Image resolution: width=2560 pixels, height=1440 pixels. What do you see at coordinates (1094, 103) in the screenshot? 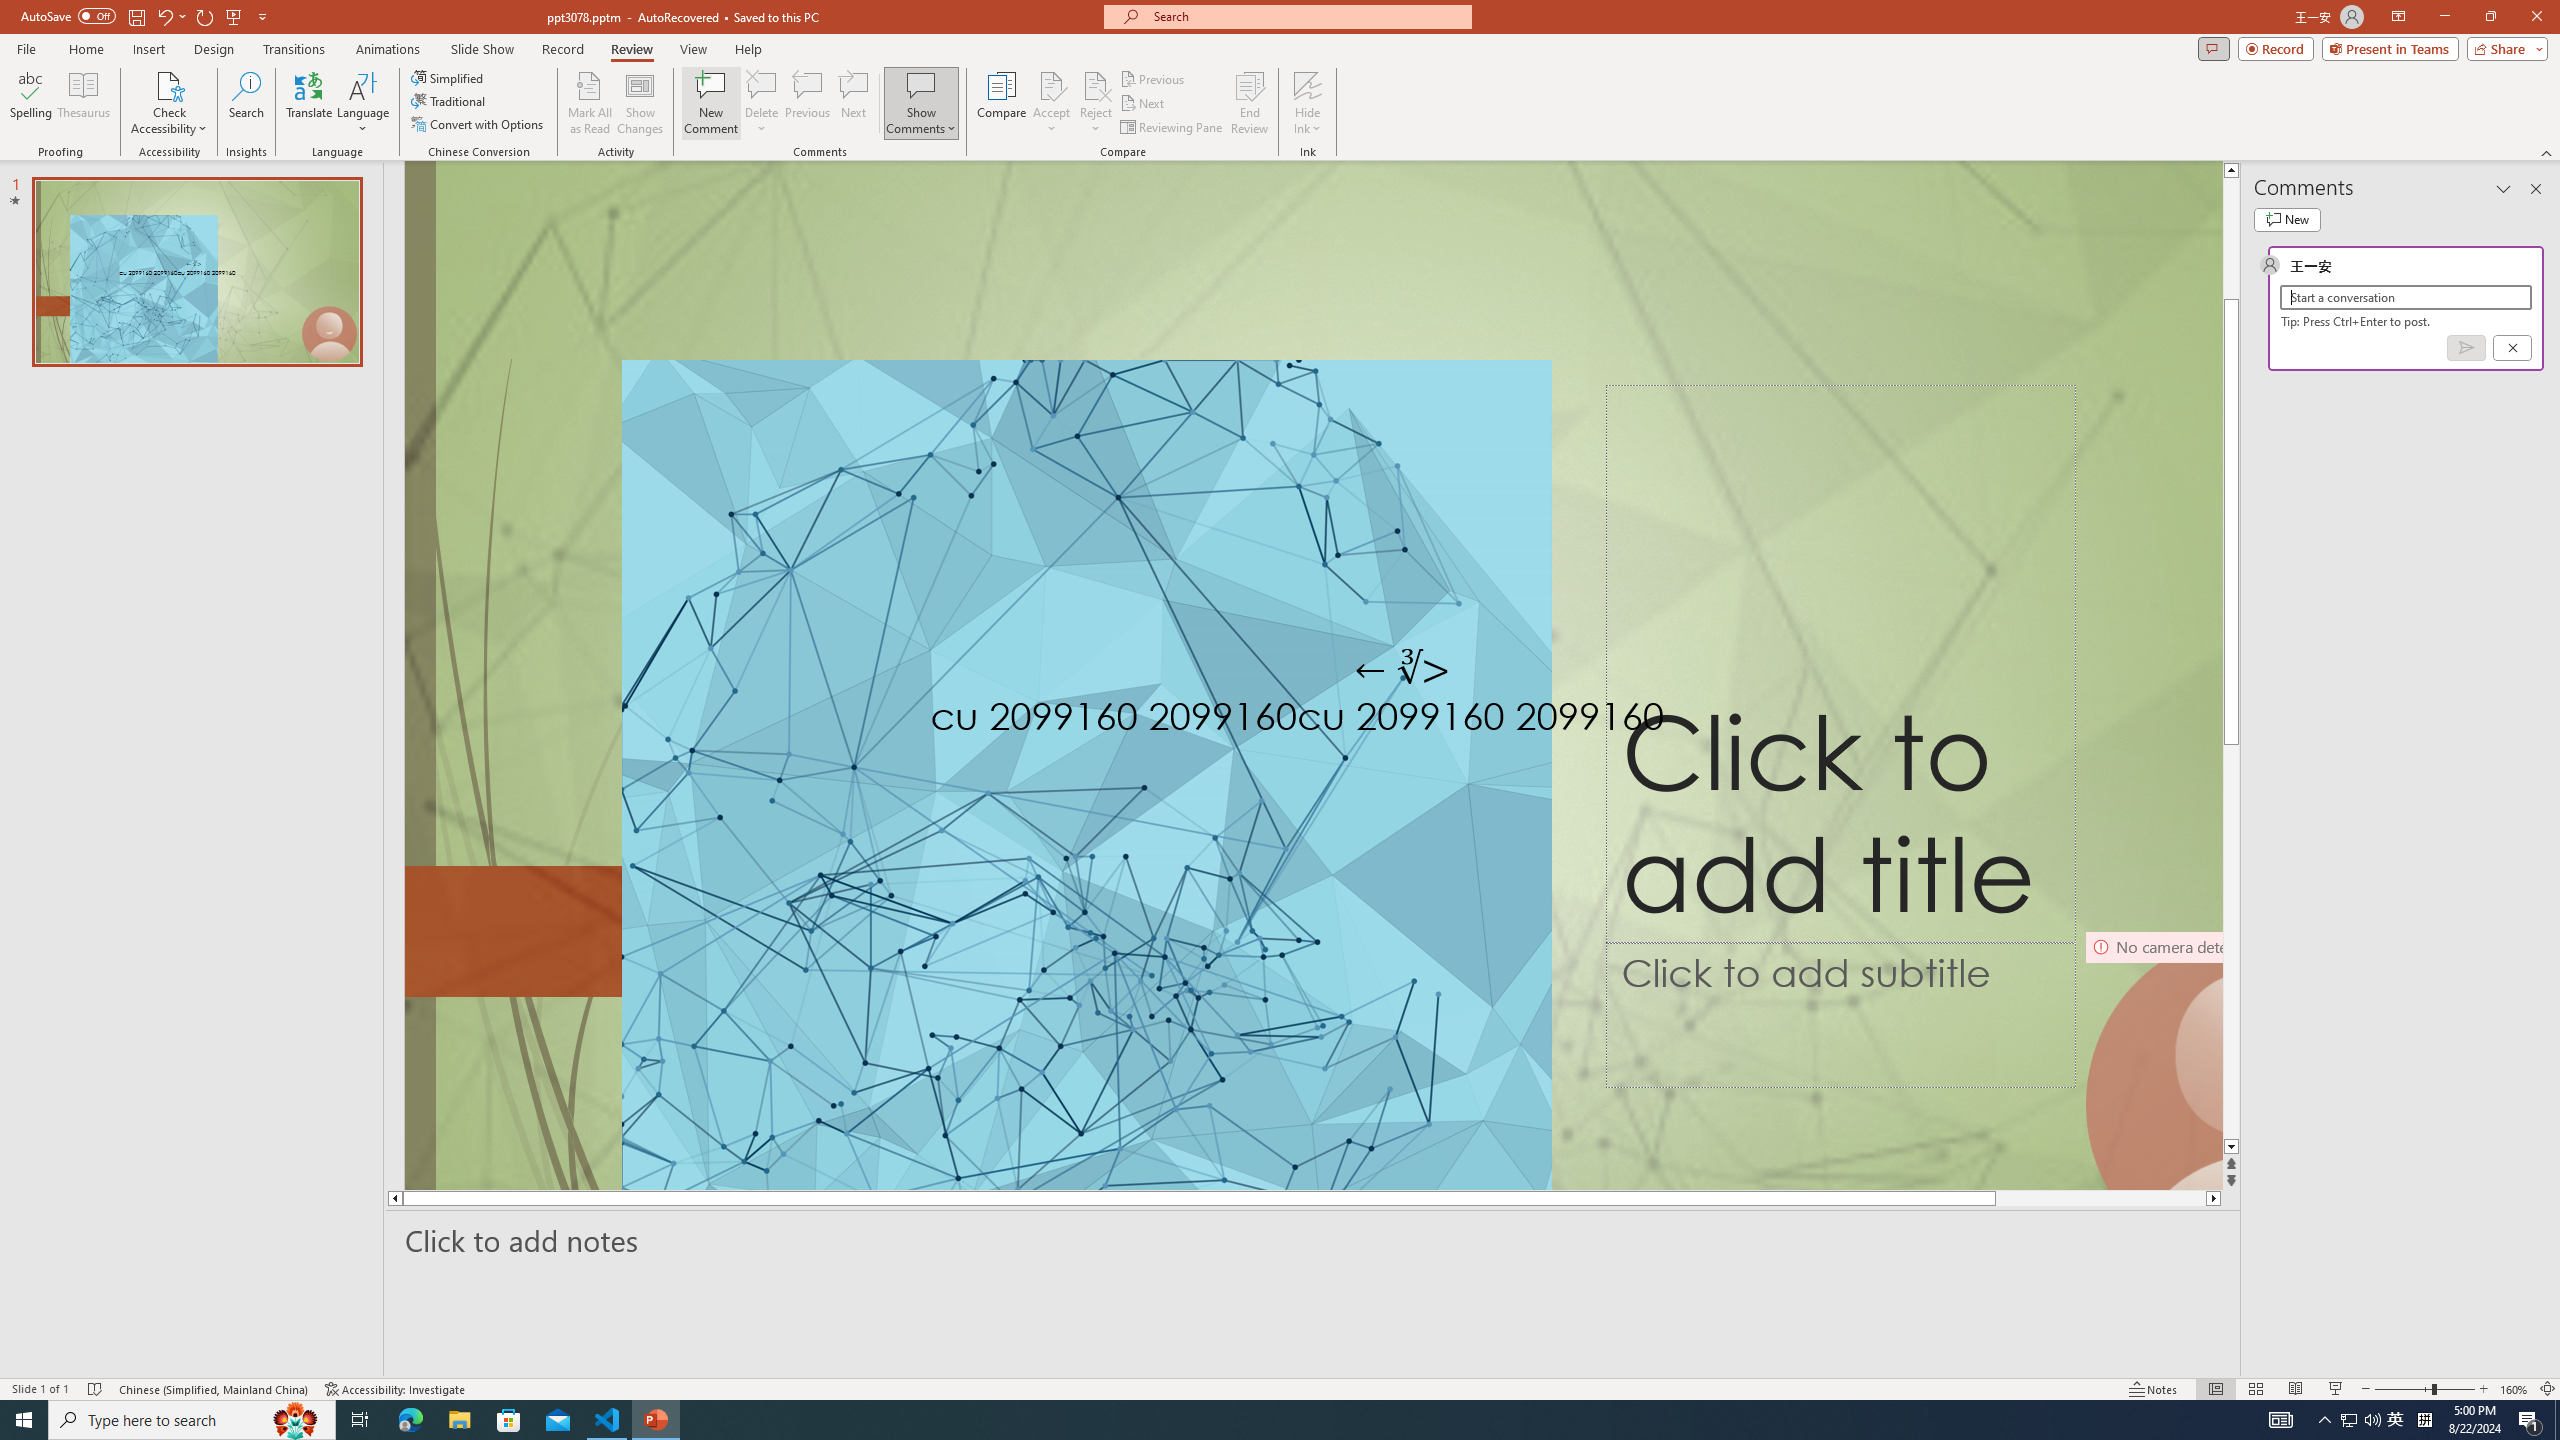
I see `'Reject'` at bounding box center [1094, 103].